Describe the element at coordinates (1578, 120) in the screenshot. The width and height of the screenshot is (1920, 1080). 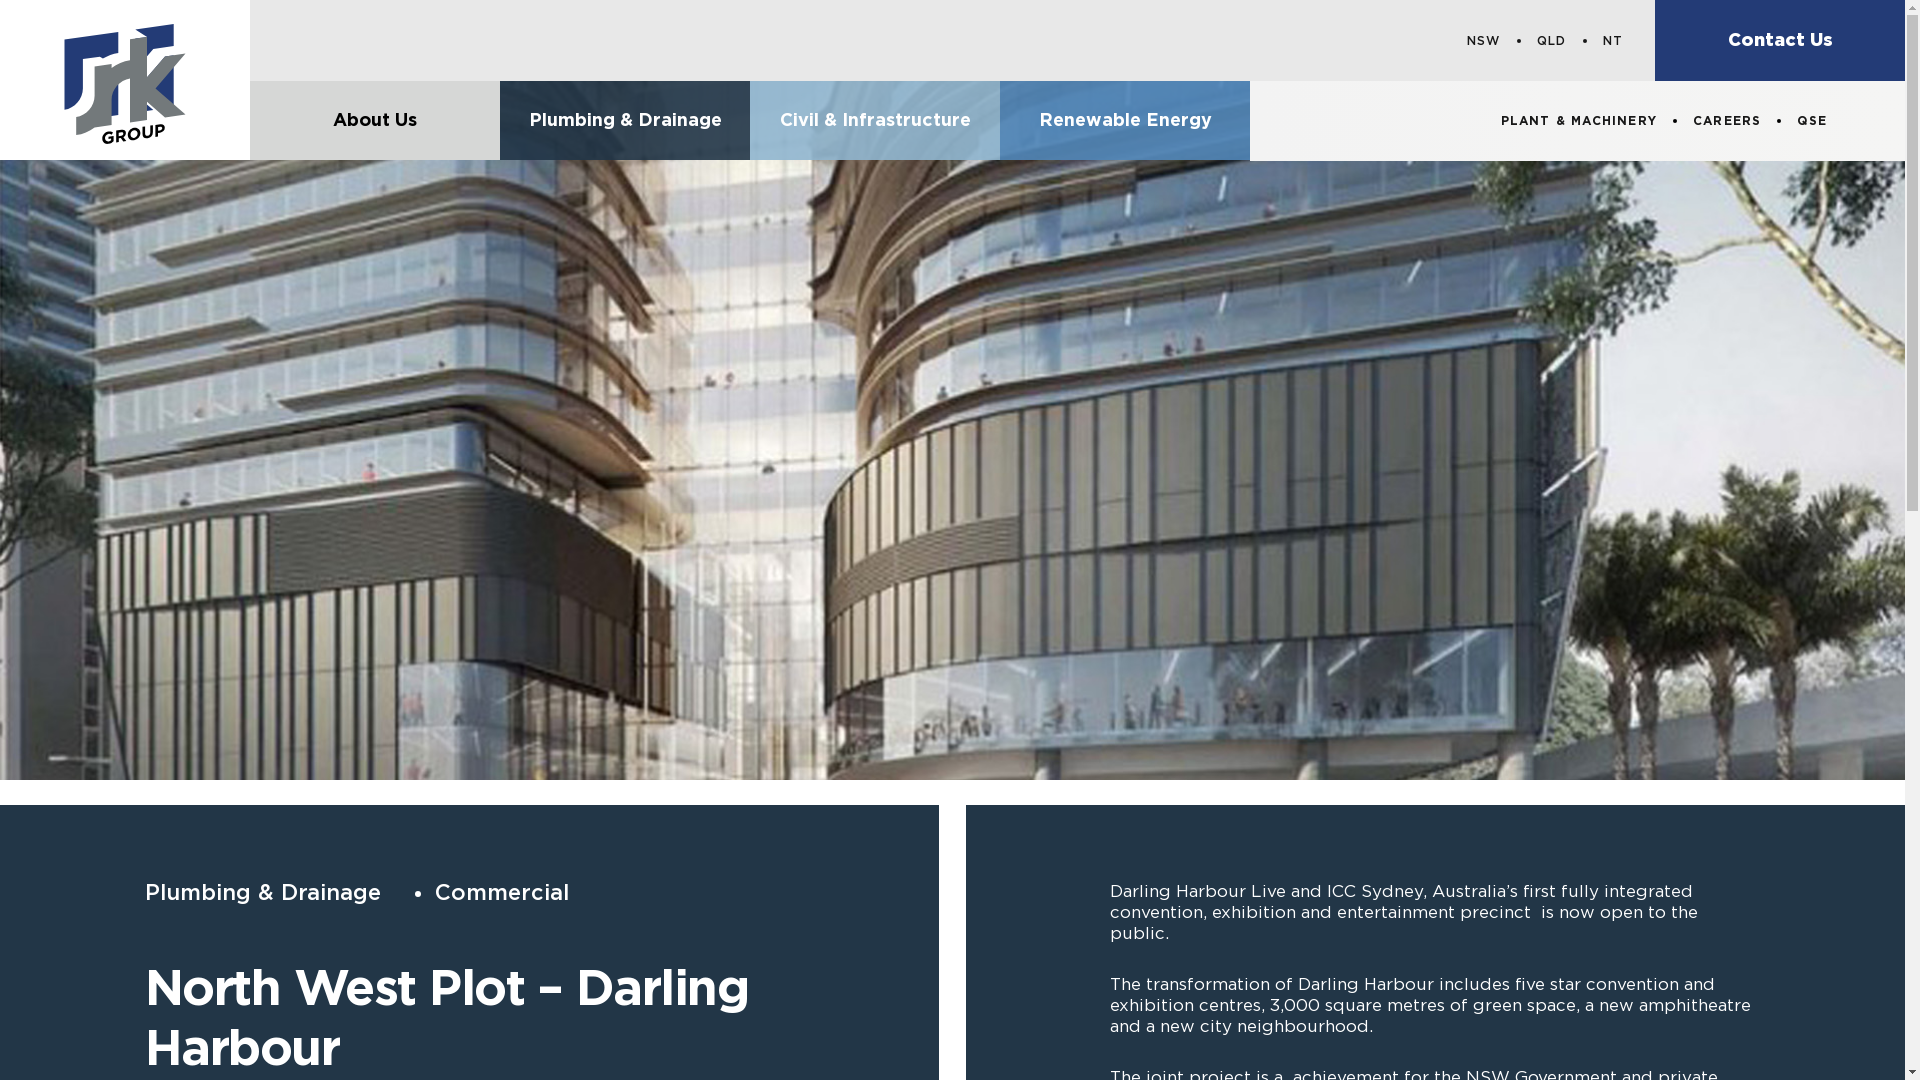
I see `'PLANT & MACHINERY'` at that location.